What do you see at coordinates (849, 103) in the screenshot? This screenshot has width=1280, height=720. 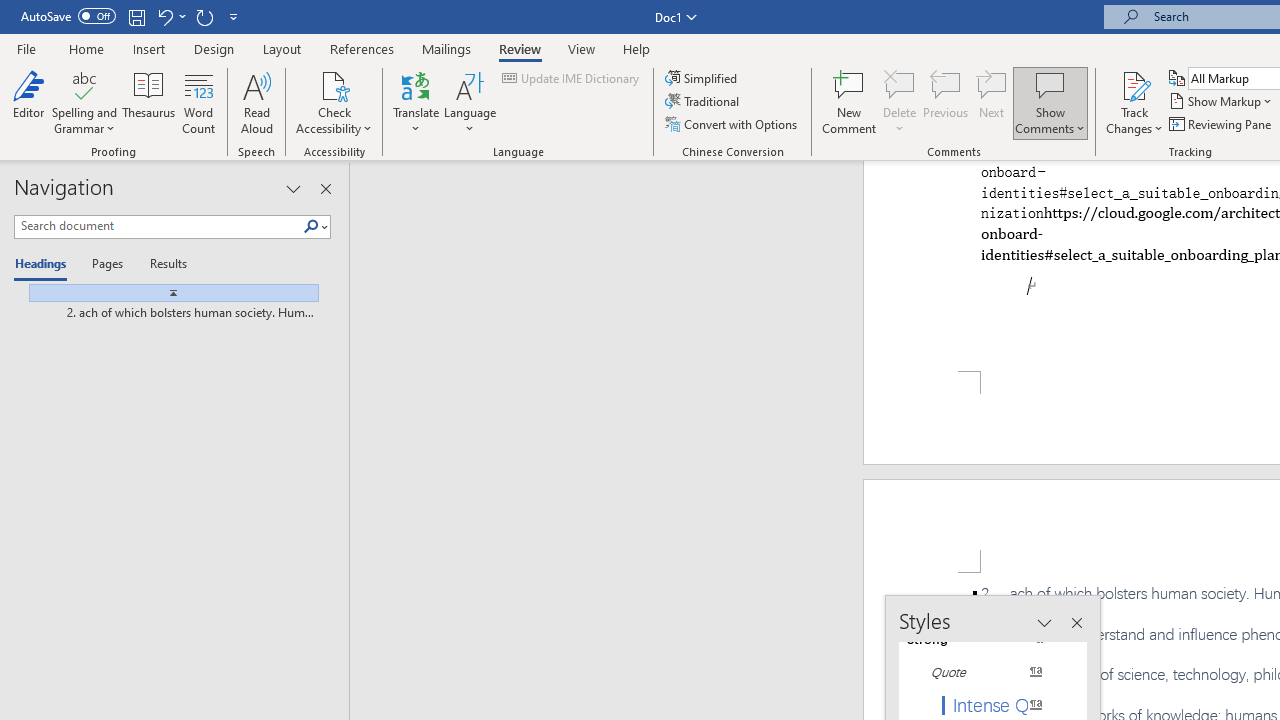 I see `'New Comment'` at bounding box center [849, 103].